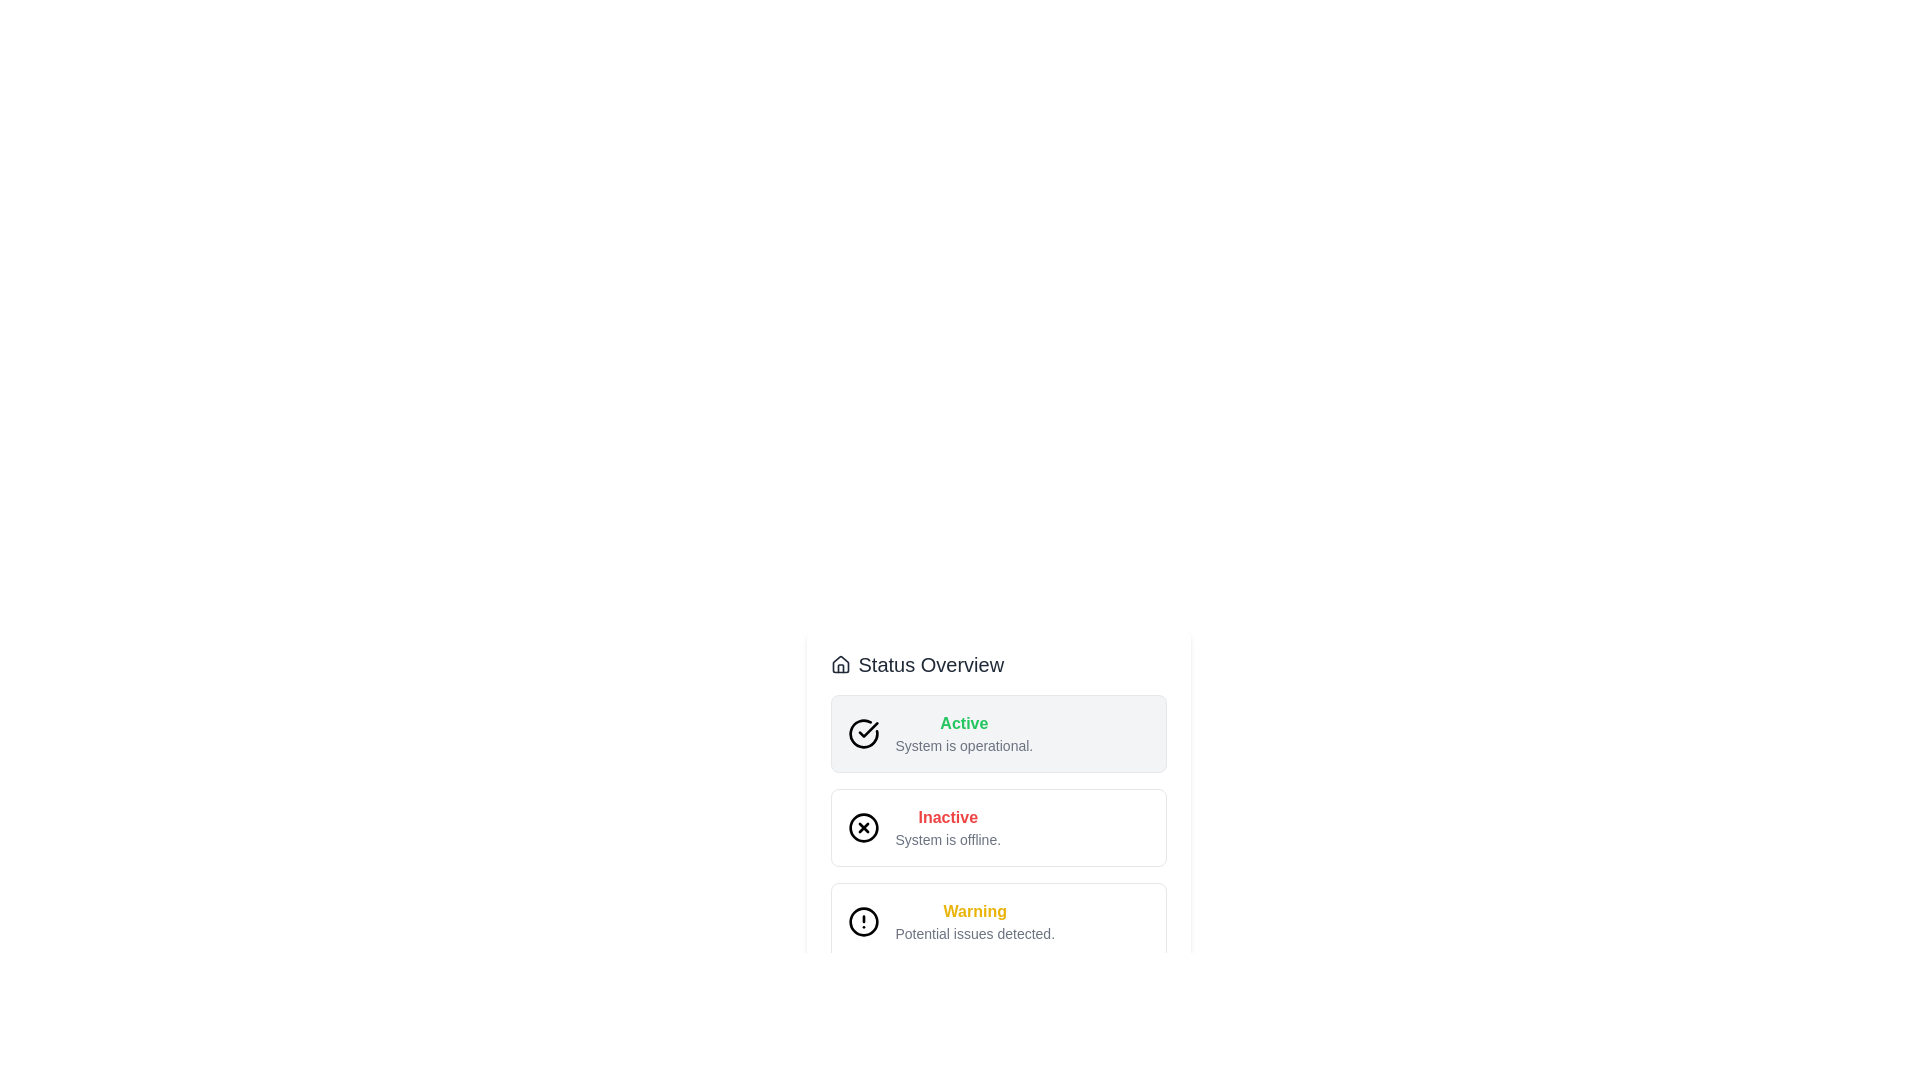  What do you see at coordinates (863, 828) in the screenshot?
I see `the SVG Circle that indicates status within the 'Inactive' status card` at bounding box center [863, 828].